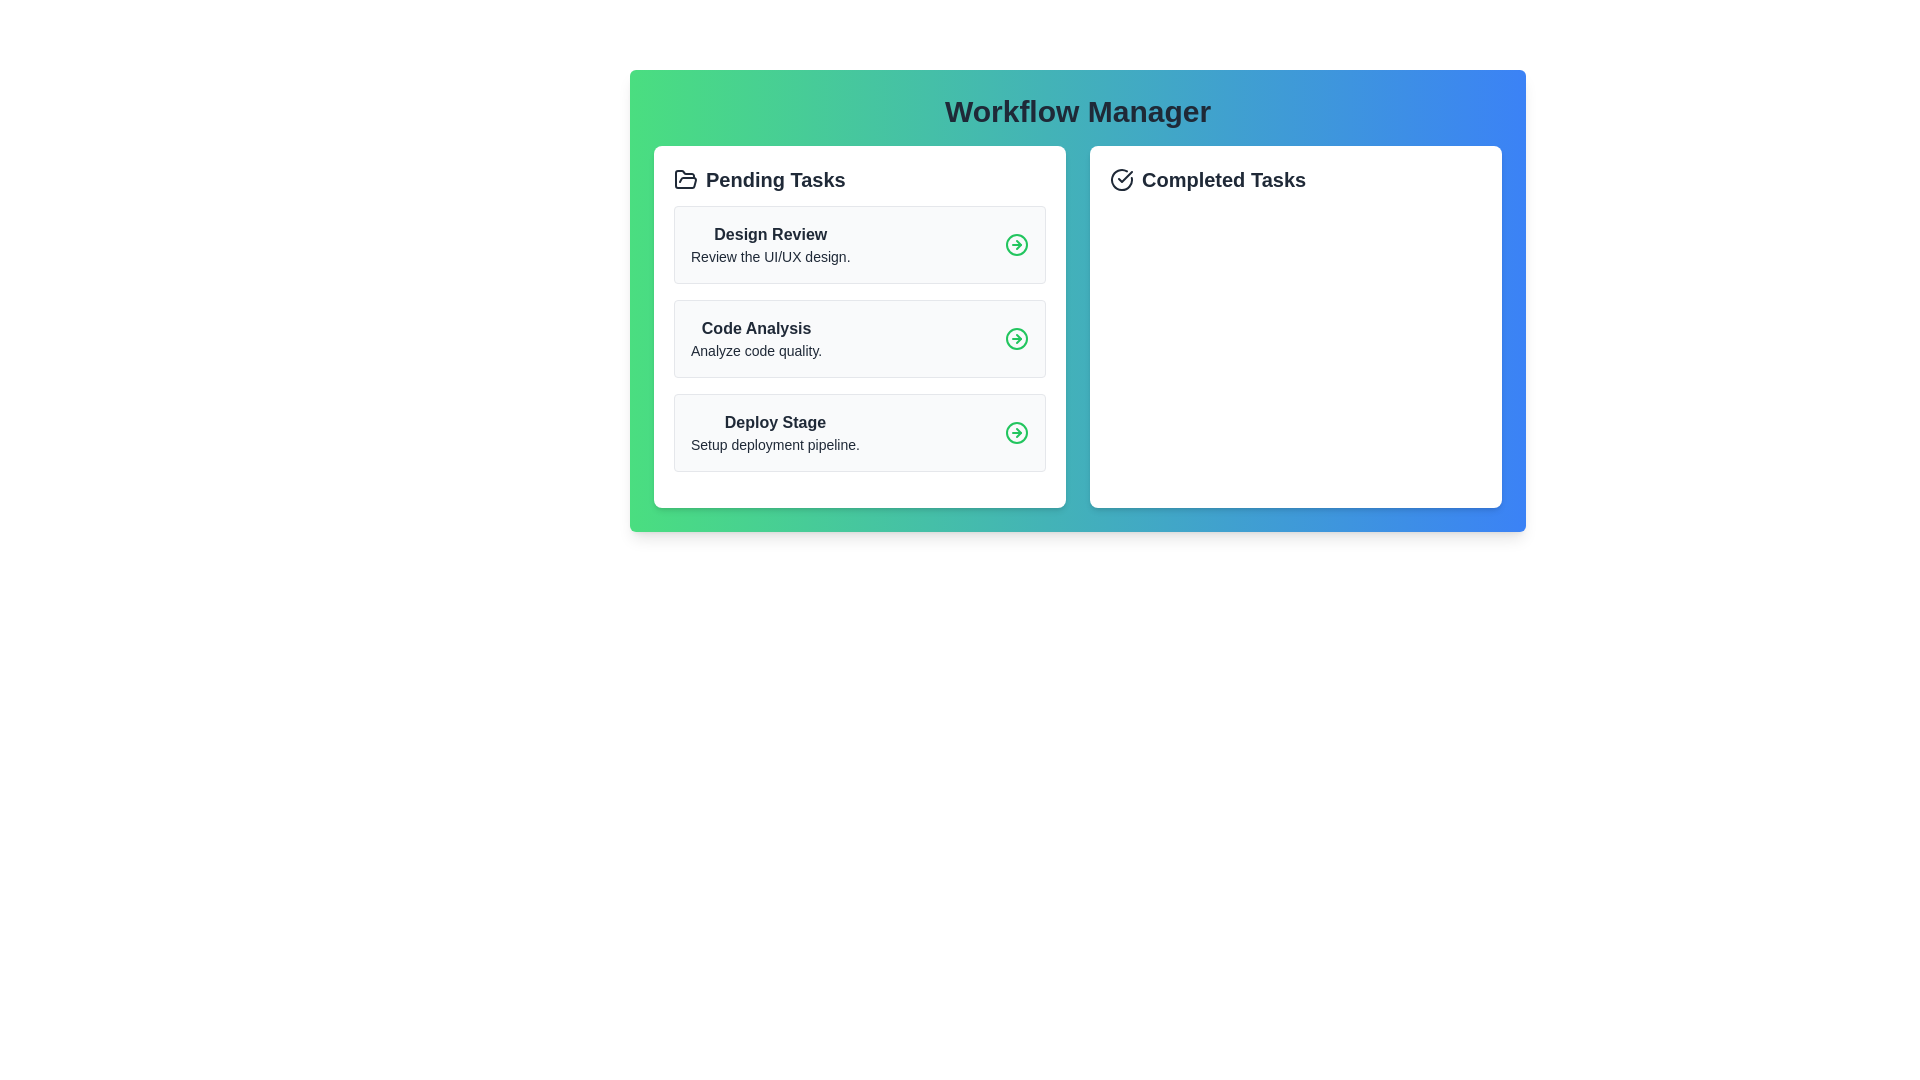 The width and height of the screenshot is (1920, 1080). Describe the element at coordinates (1017, 431) in the screenshot. I see `the circular icon button with a right-pointing arrow and a green border located in the 'Deploy Stage' section of the 'Pending Tasks' panel` at that location.